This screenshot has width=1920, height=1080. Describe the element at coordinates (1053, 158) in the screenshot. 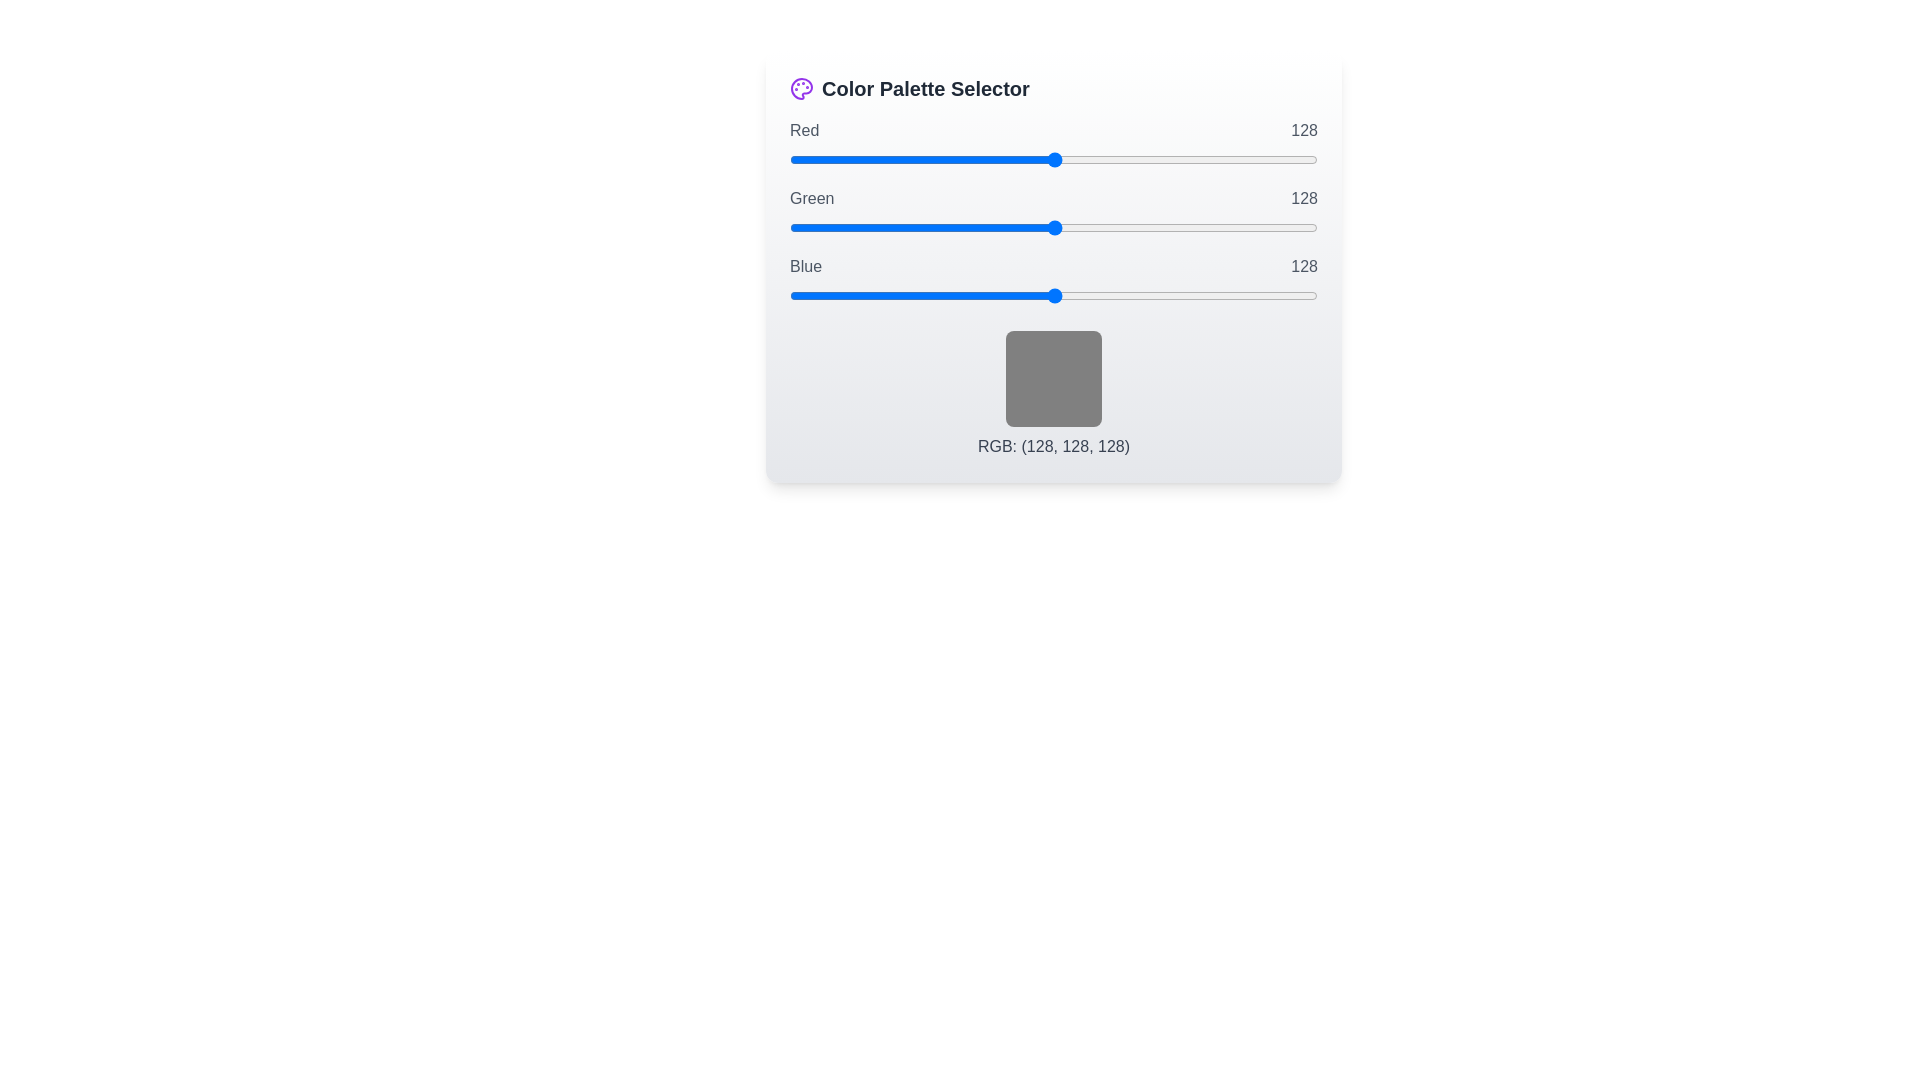

I see `the 0 slider to 144 to observe the color preview box update` at that location.